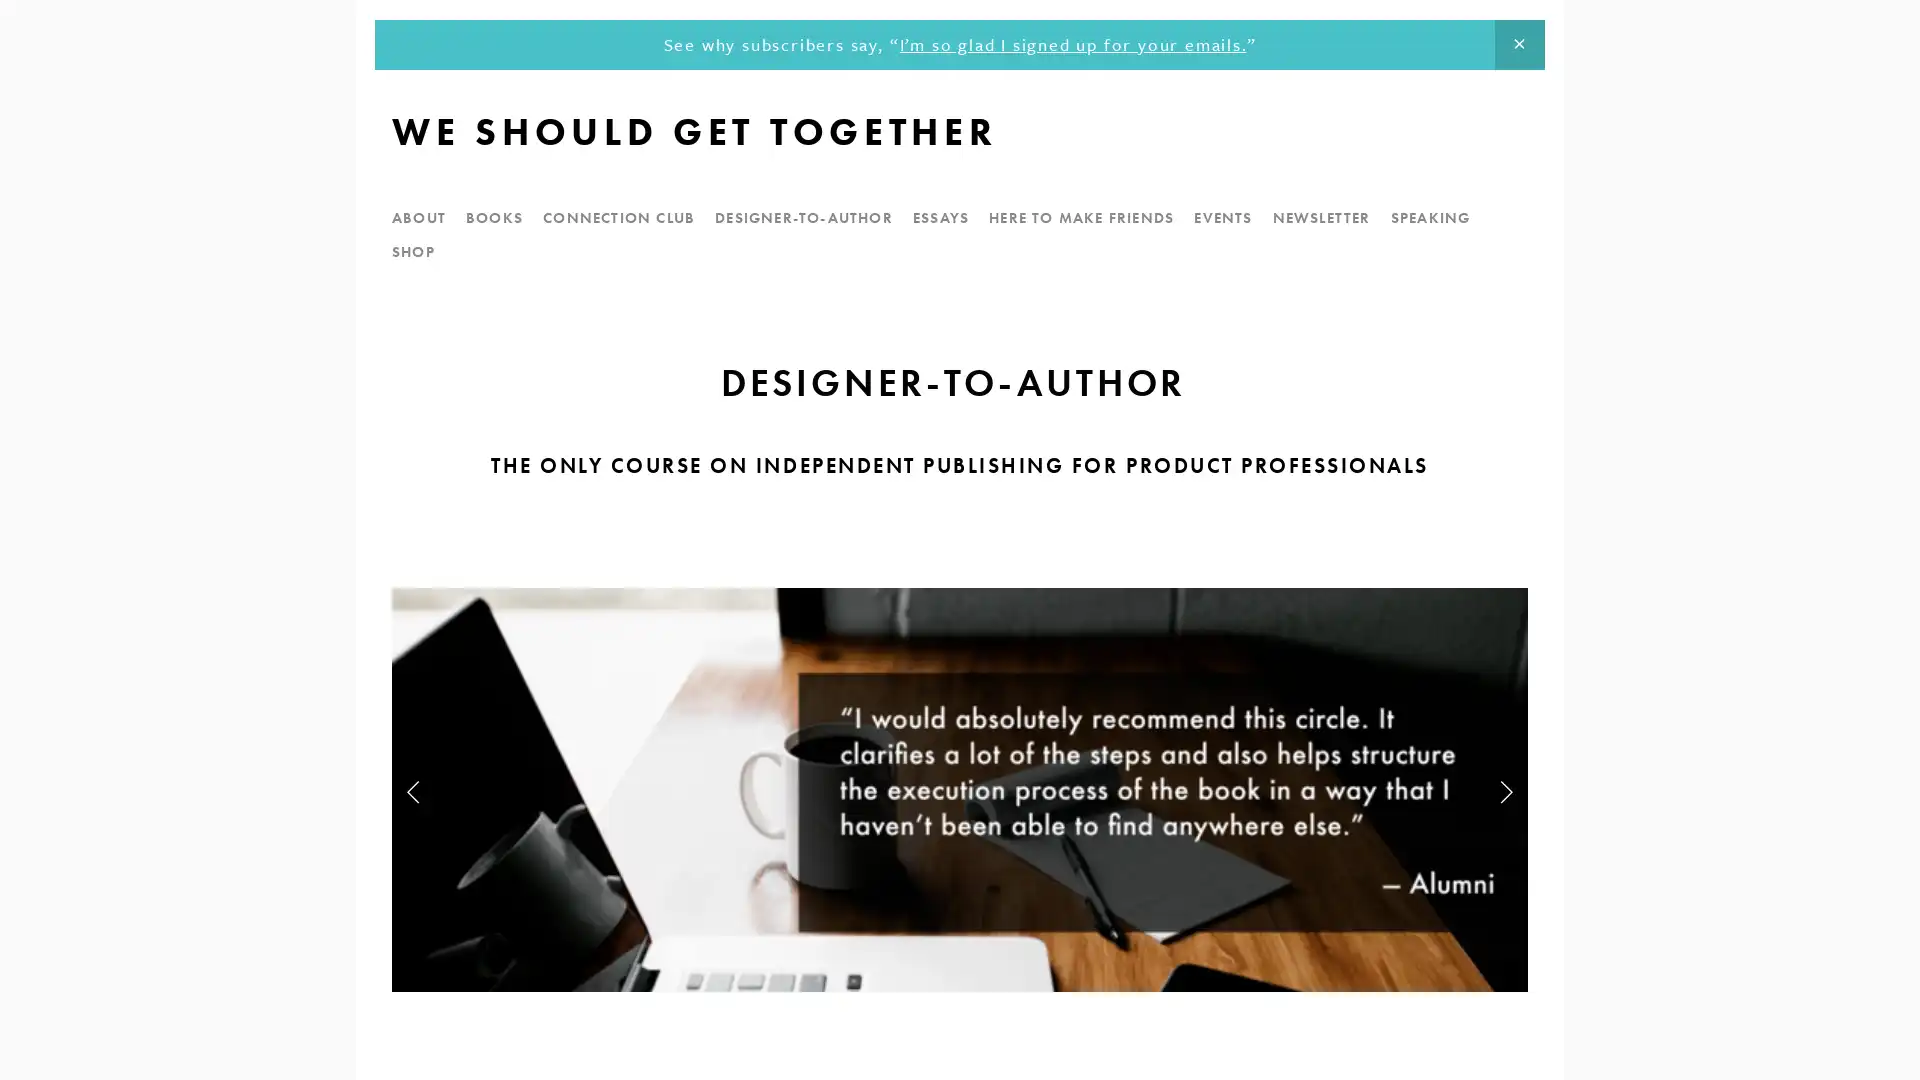 The height and width of the screenshot is (1080, 1920). Describe the element at coordinates (412, 789) in the screenshot. I see `Previous Slide` at that location.